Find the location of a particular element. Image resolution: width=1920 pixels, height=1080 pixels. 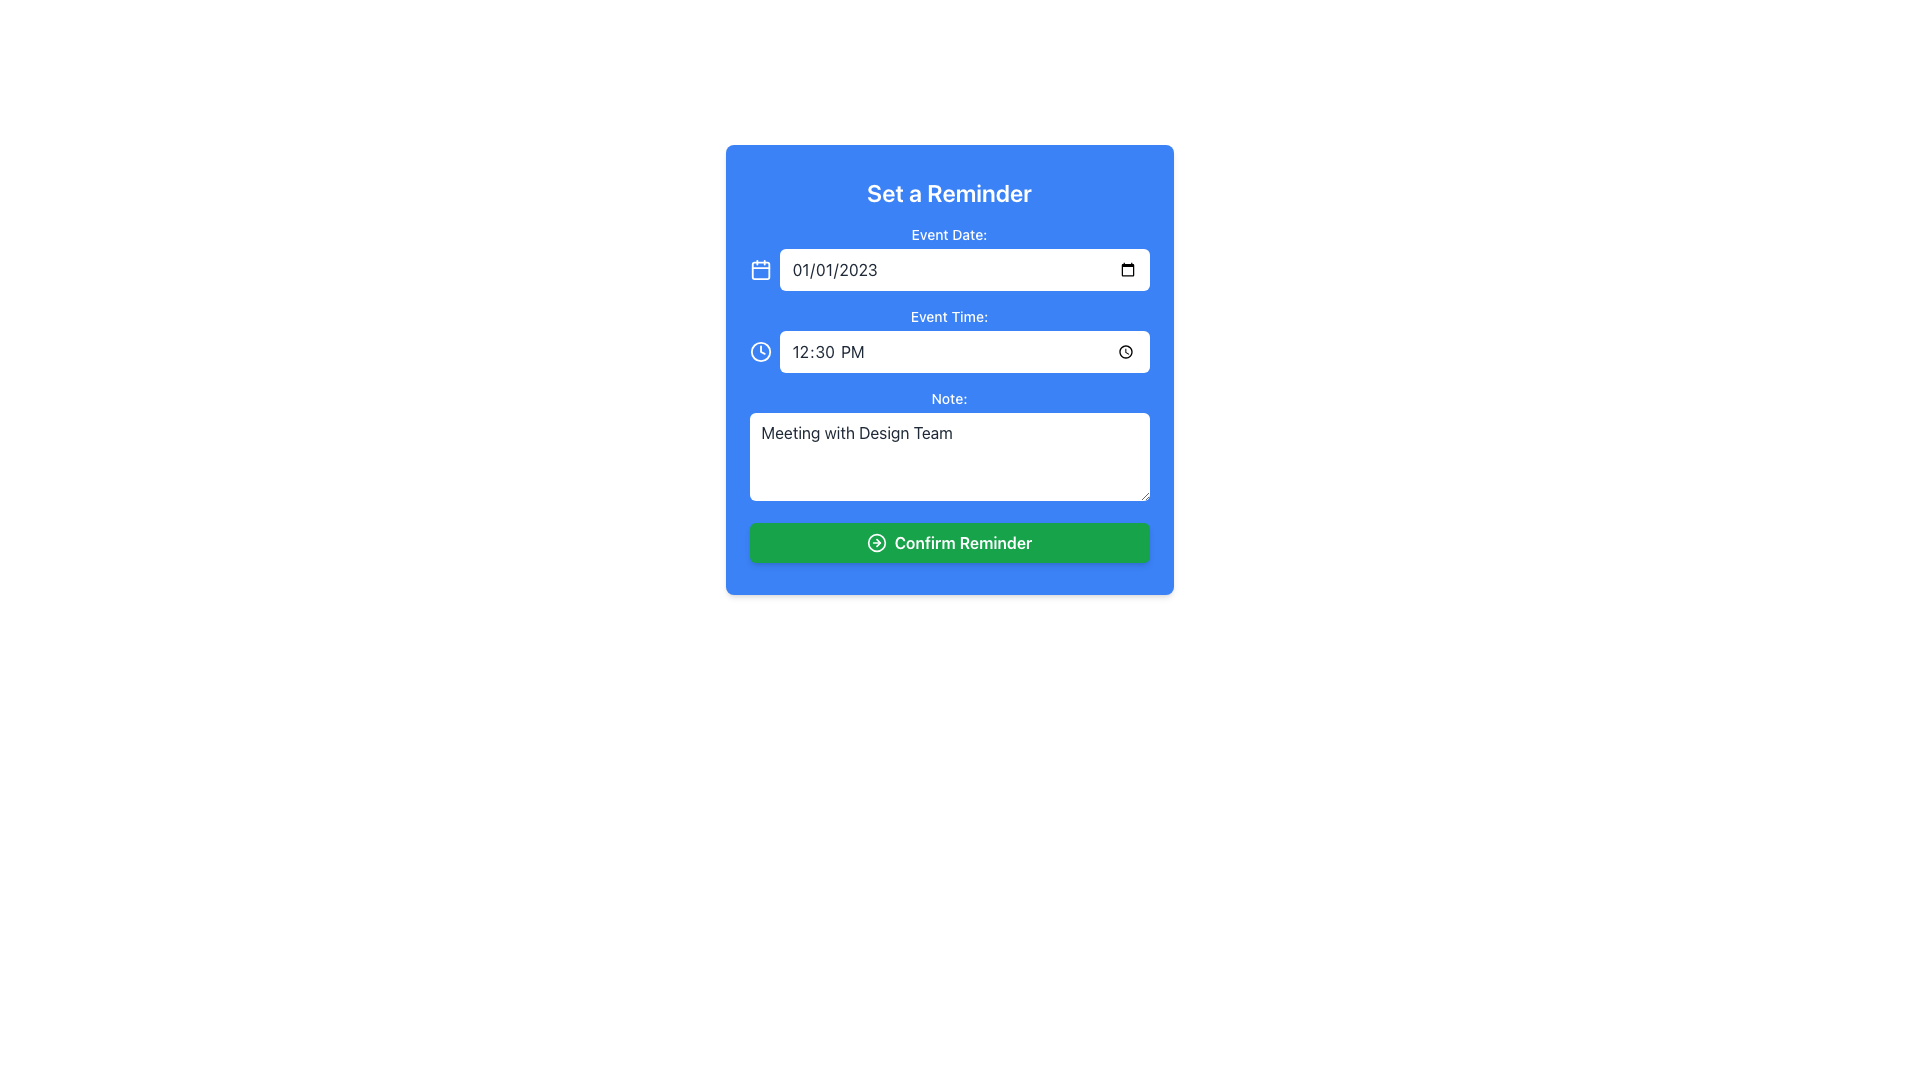

the static text label reading 'Event Time:' which is positioned above the time input field in the form panel is located at coordinates (948, 315).